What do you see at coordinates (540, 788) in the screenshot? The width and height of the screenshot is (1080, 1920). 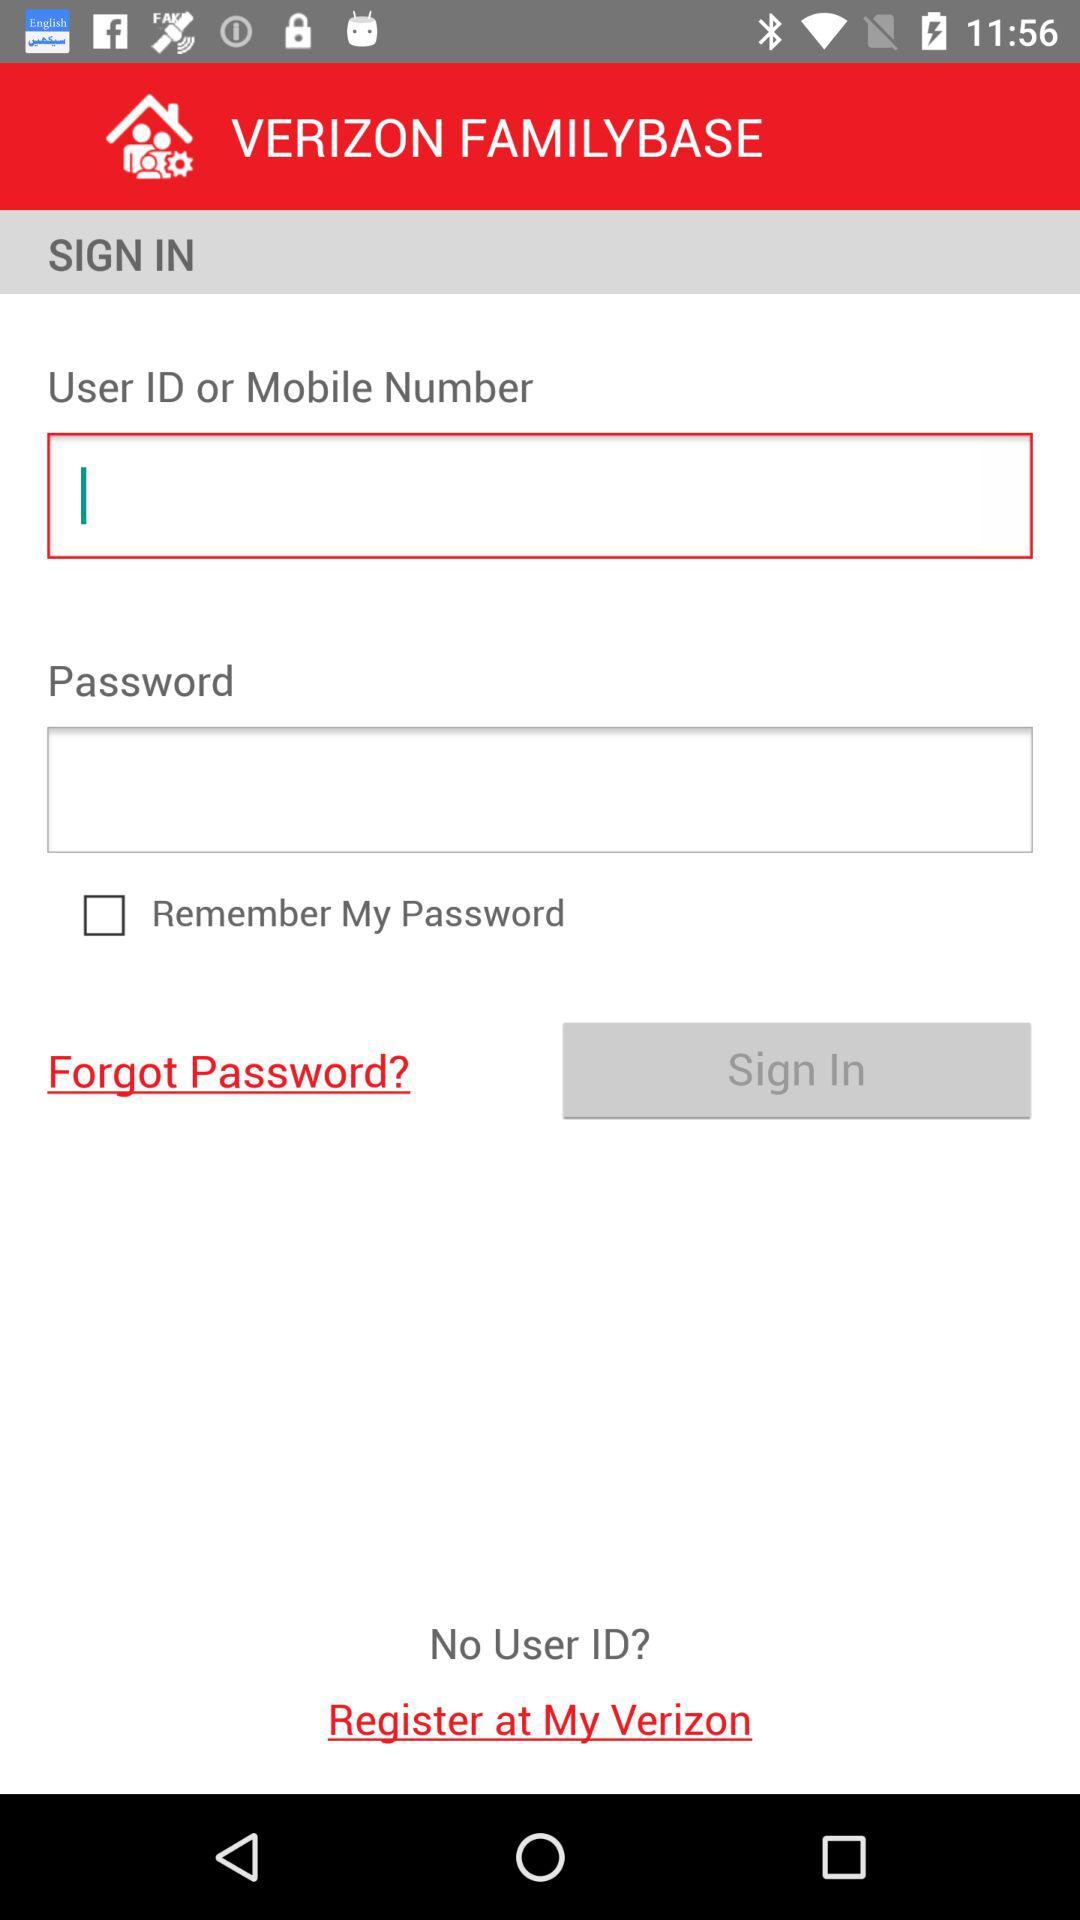 I see `put cursor in password section` at bounding box center [540, 788].